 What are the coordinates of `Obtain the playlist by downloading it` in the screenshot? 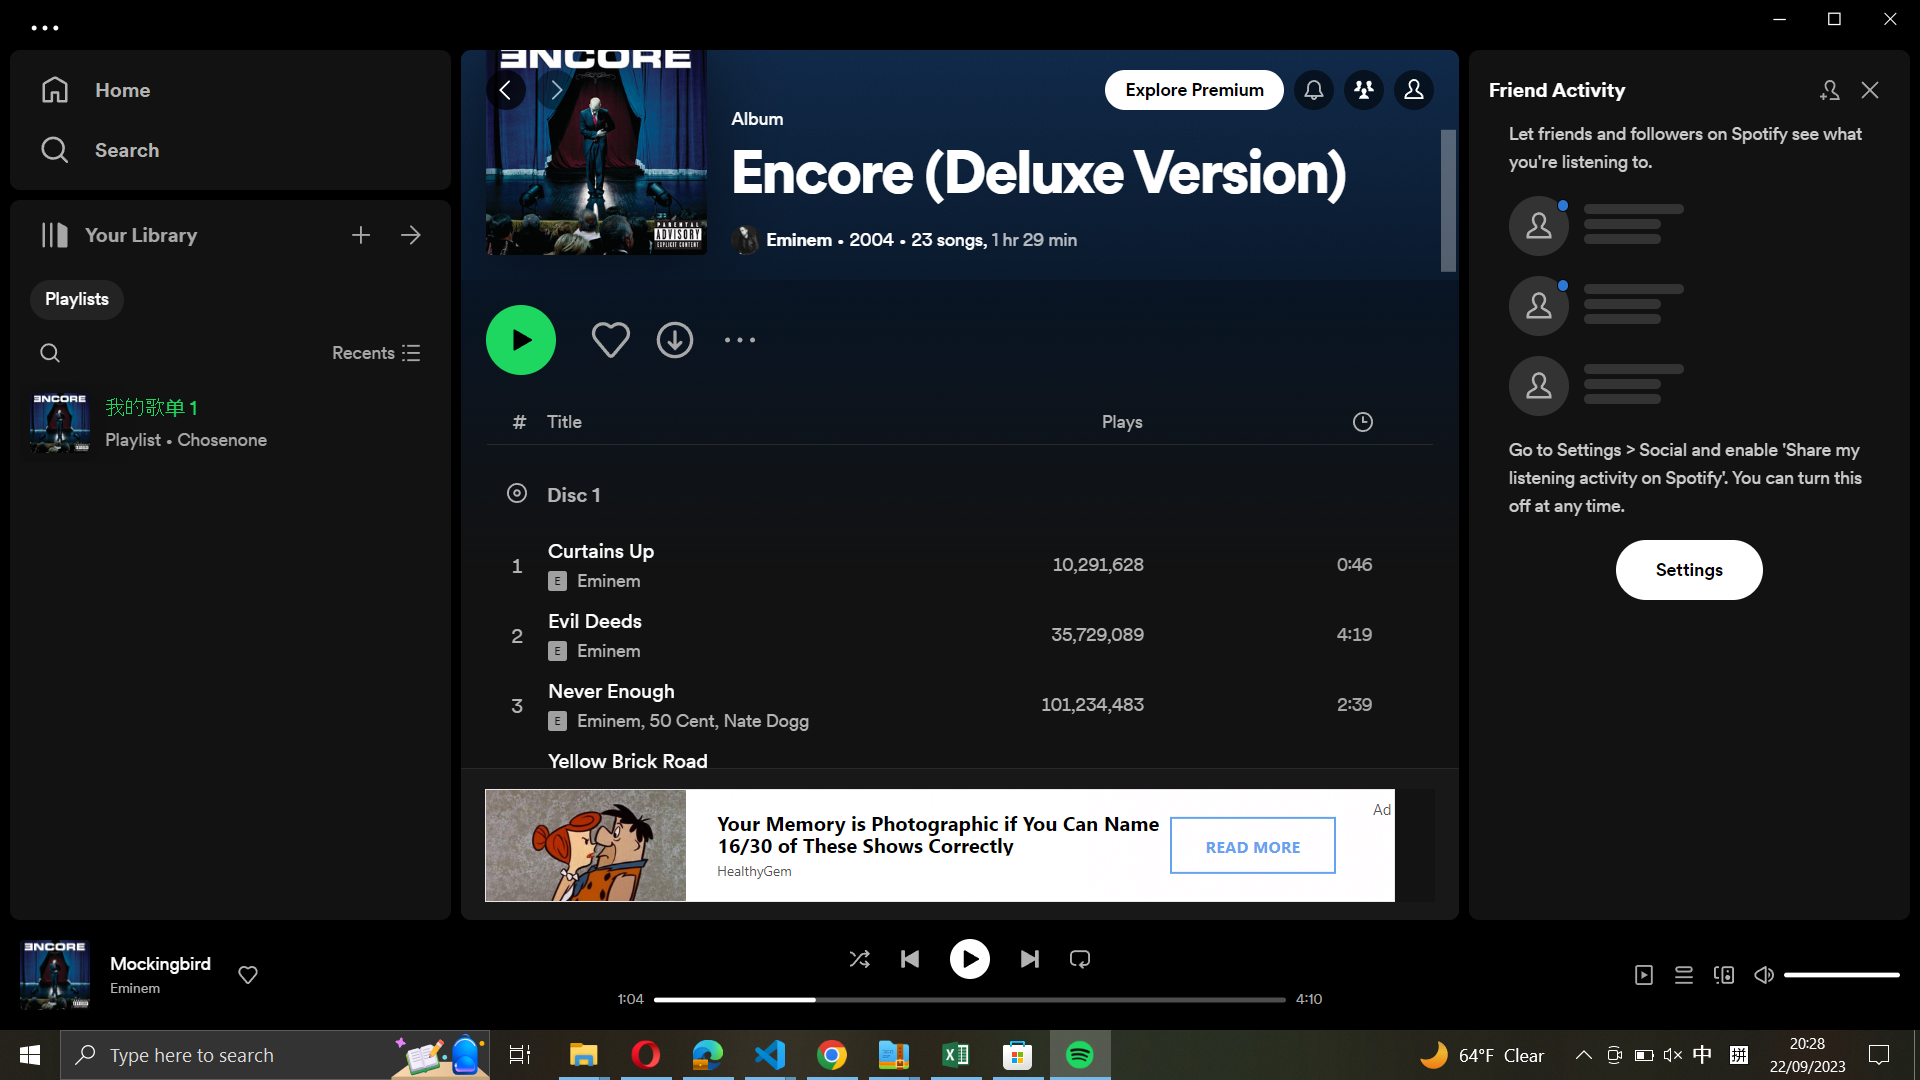 It's located at (676, 336).